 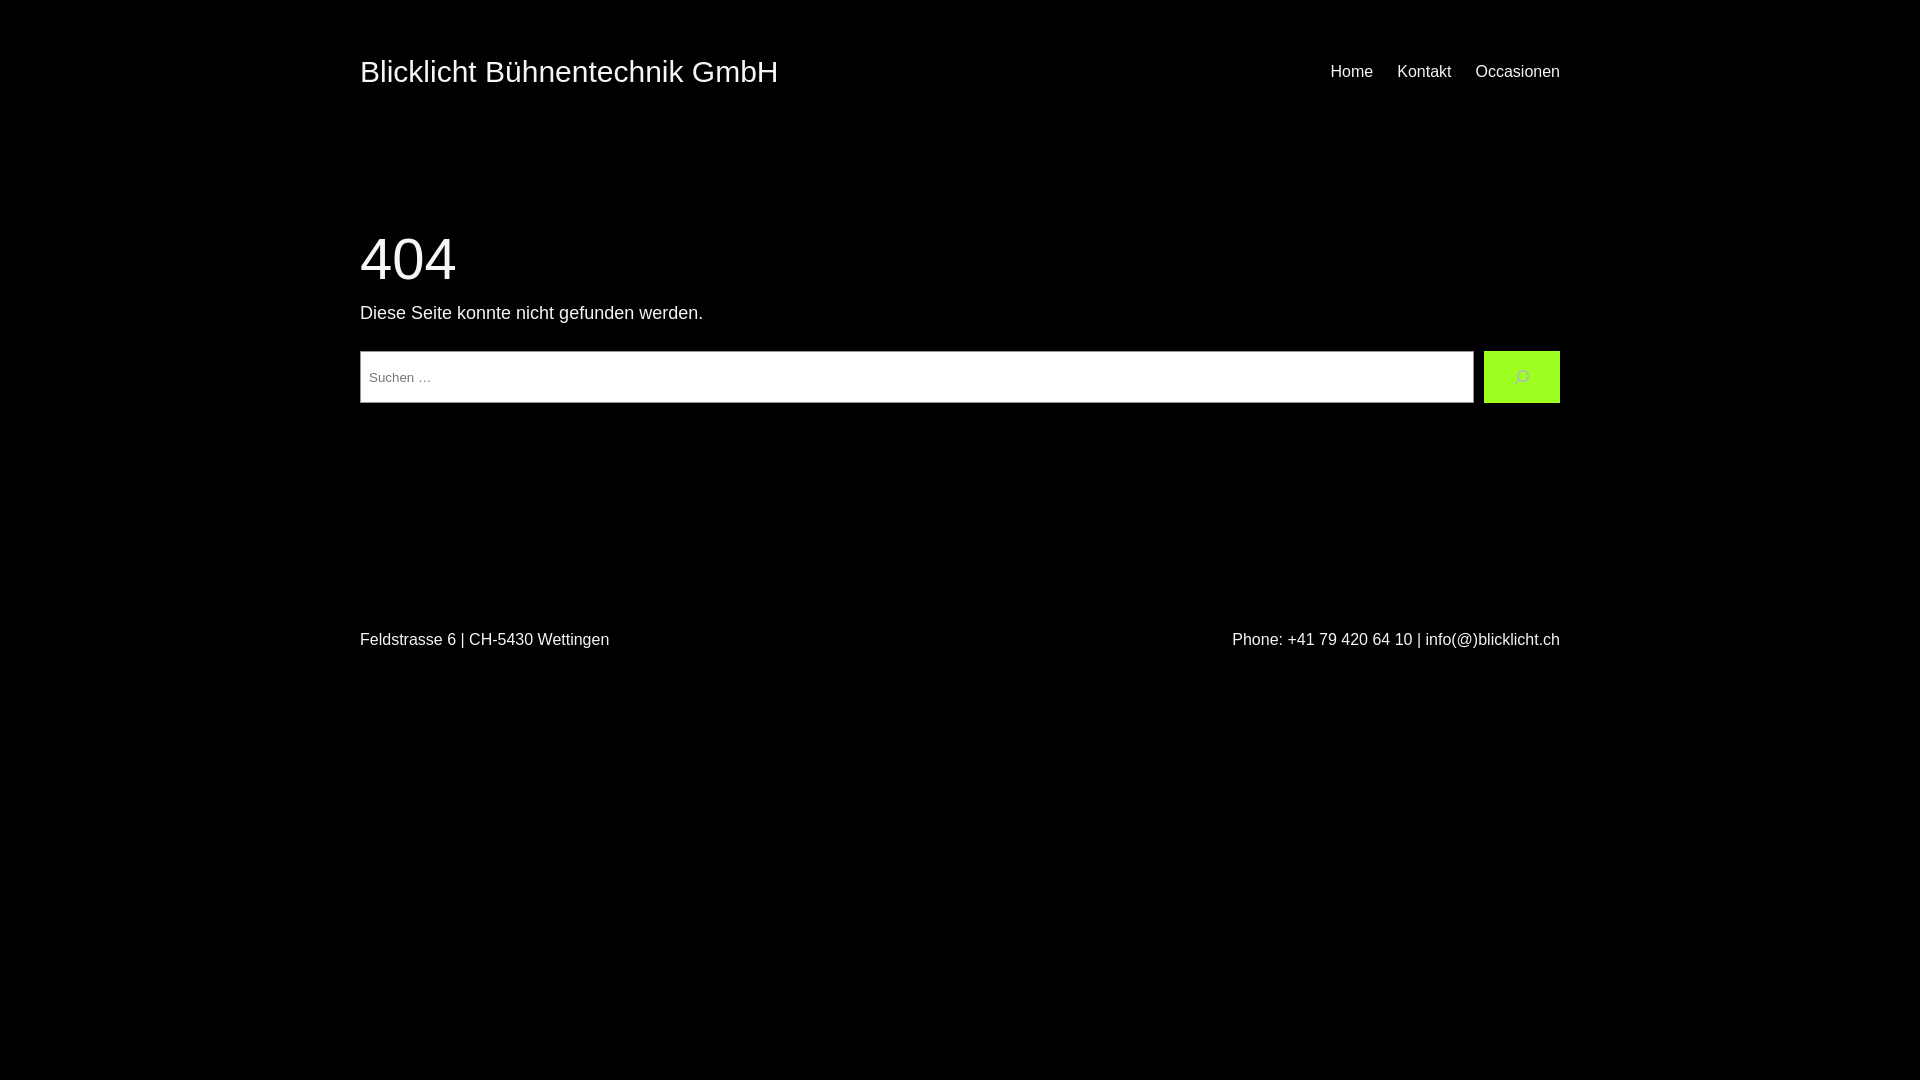 What do you see at coordinates (1518, 71) in the screenshot?
I see `'Occasionen'` at bounding box center [1518, 71].